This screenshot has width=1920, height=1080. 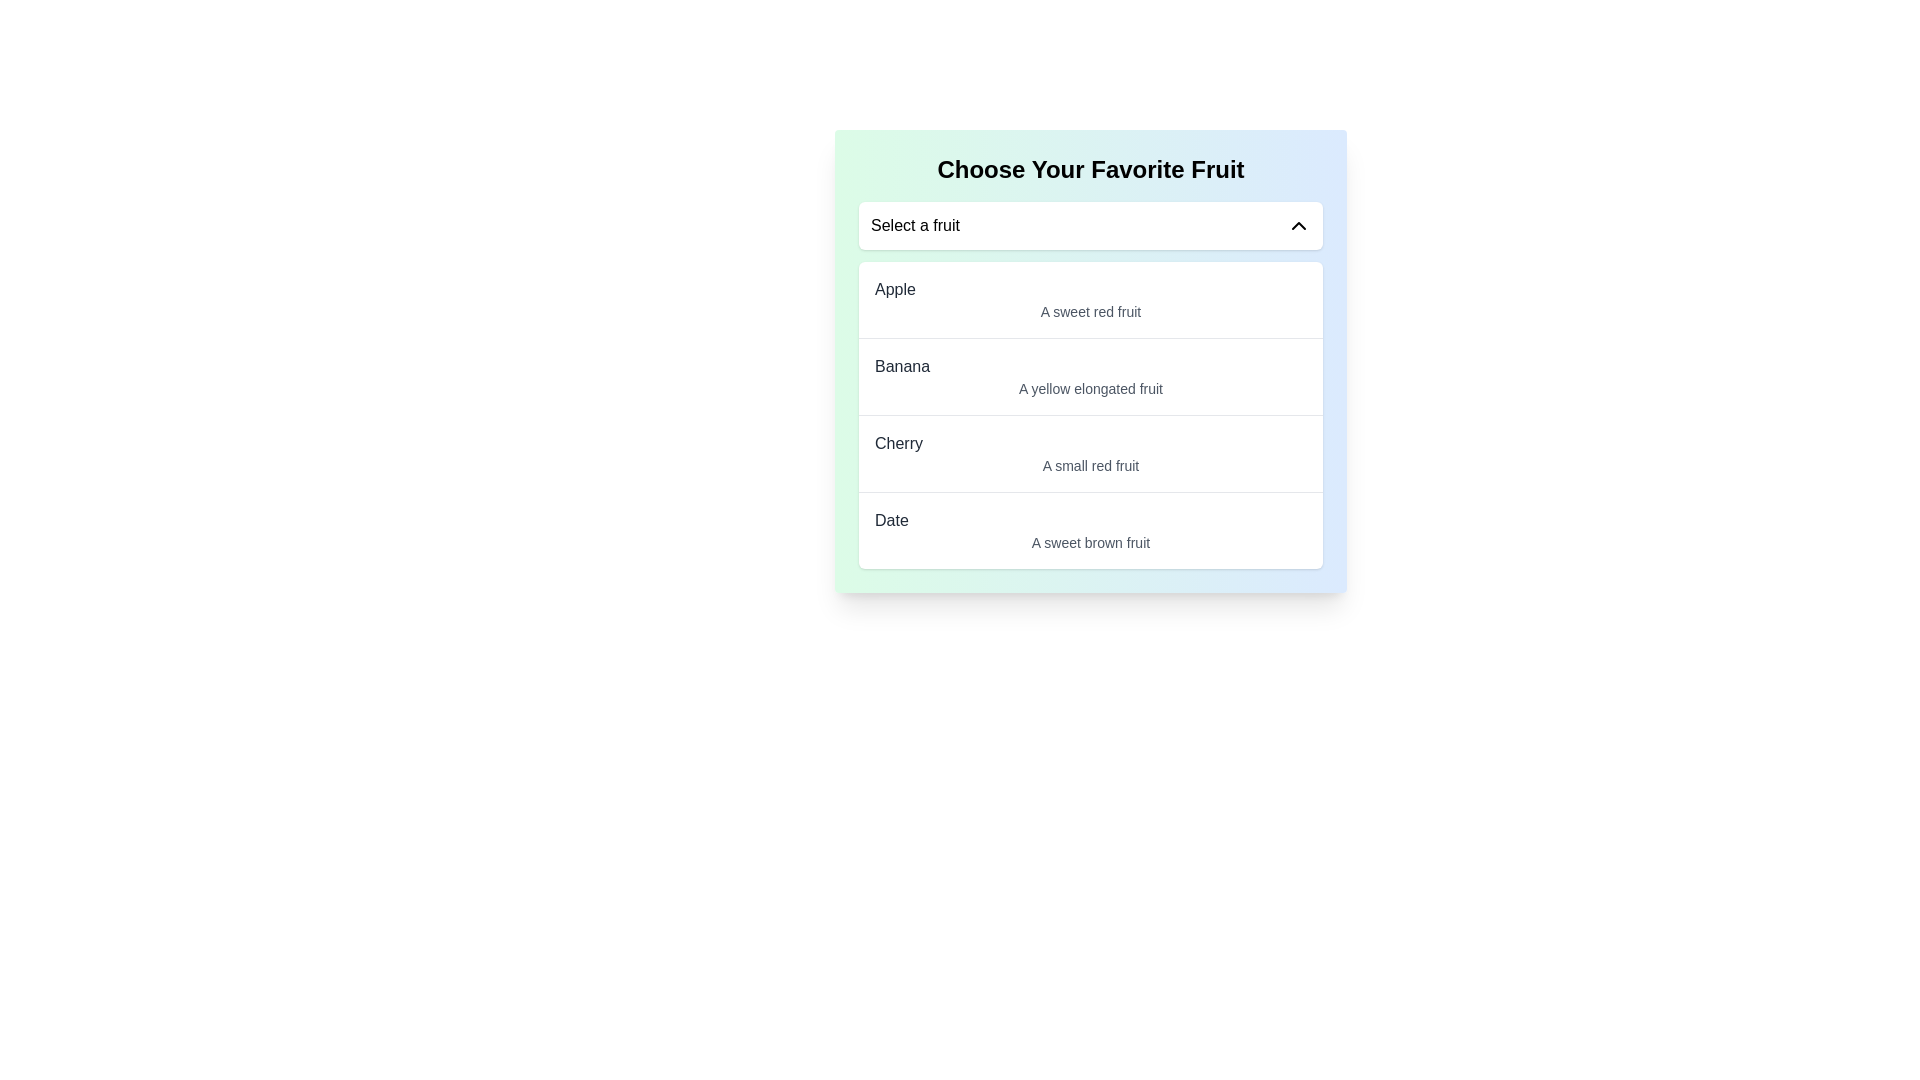 I want to click on the text label indicating the third option of the selection list titled 'Choose Your Favorite Fruit', so click(x=1089, y=442).